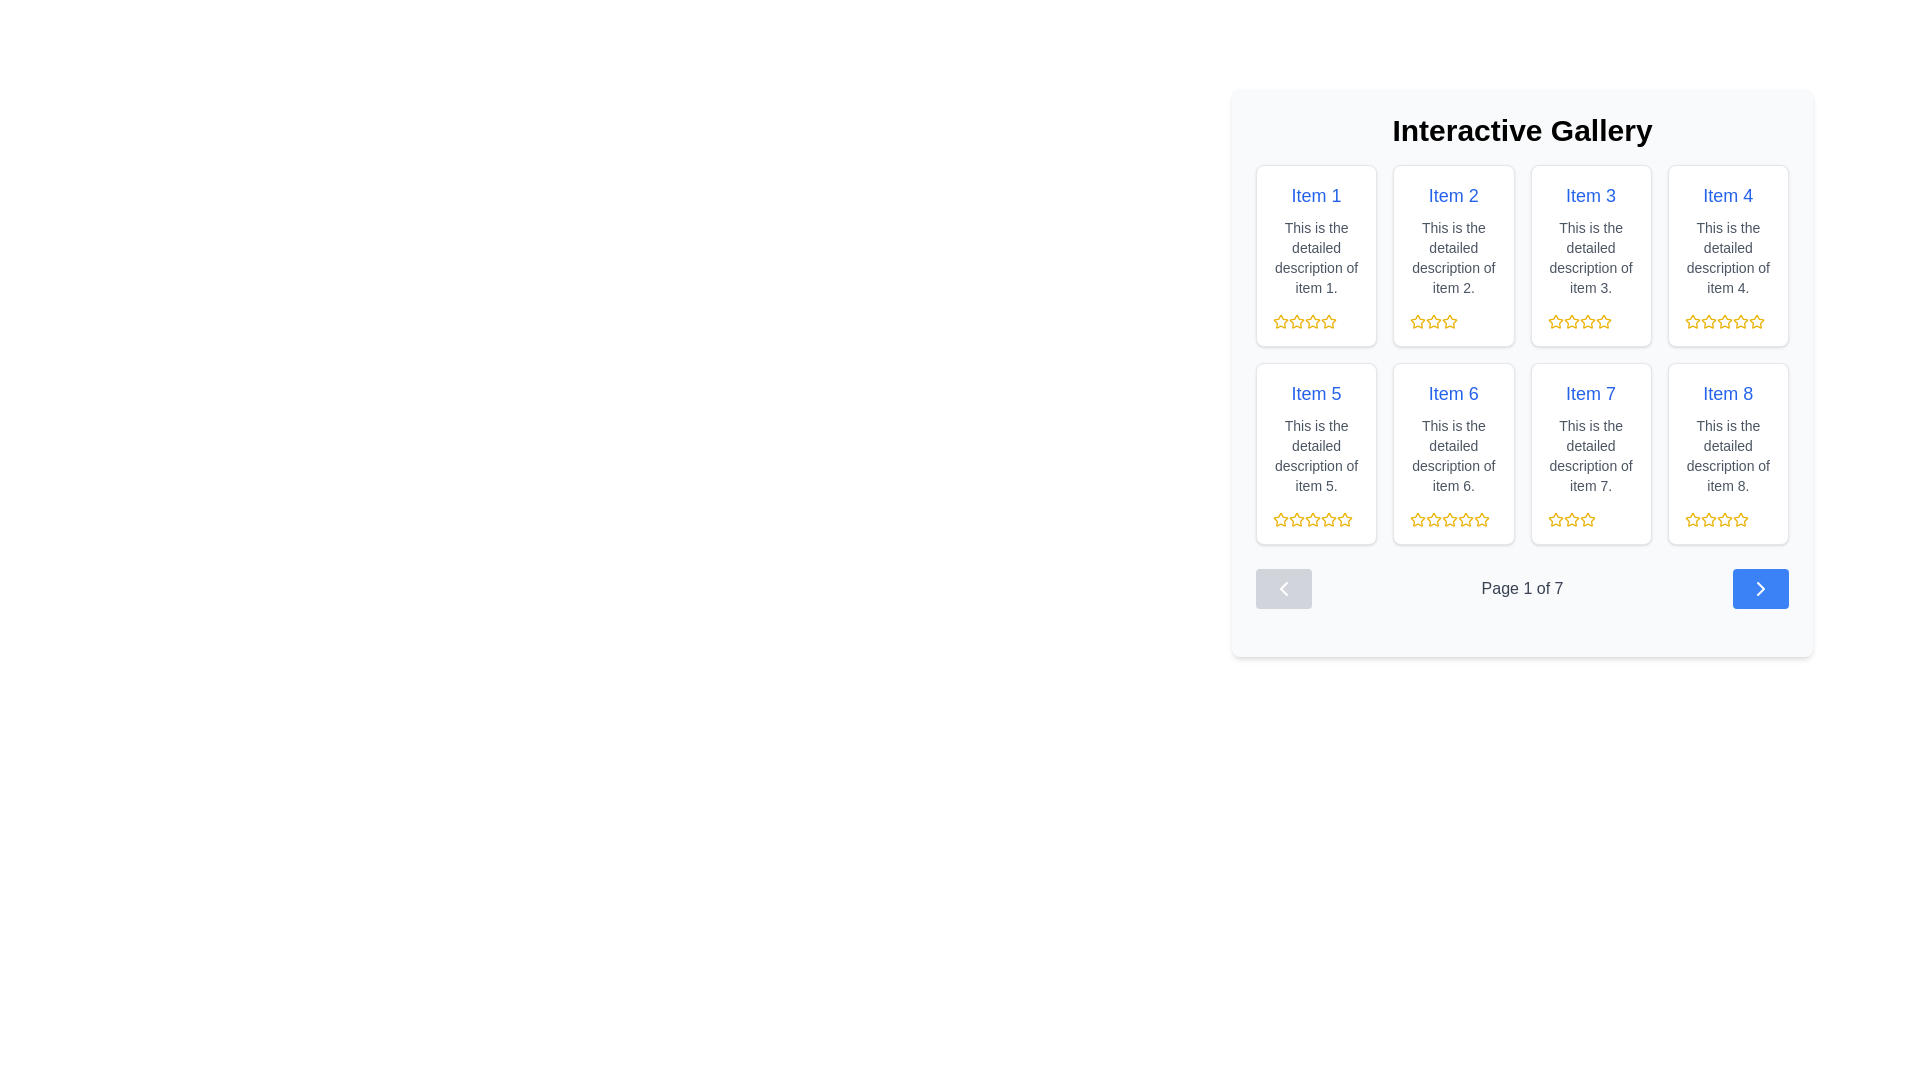 This screenshot has width=1920, height=1080. I want to click on the first Rating star icon within the card labeled 'Item 8', so click(1707, 518).